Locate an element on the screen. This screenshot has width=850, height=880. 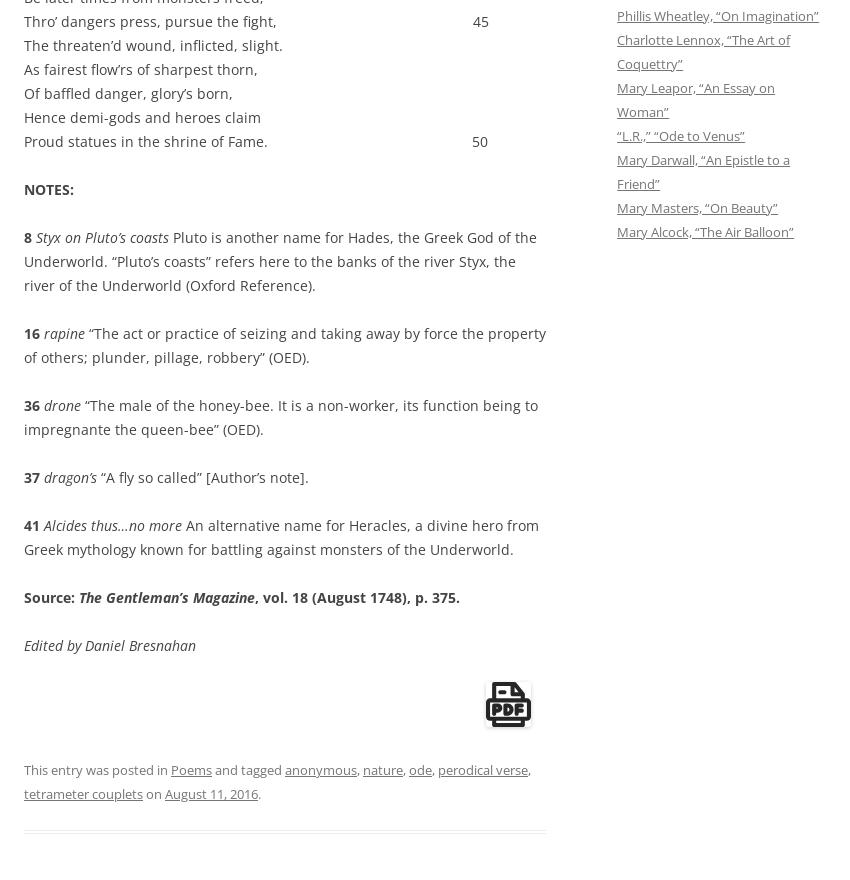
'perodical verse' is located at coordinates (482, 769).